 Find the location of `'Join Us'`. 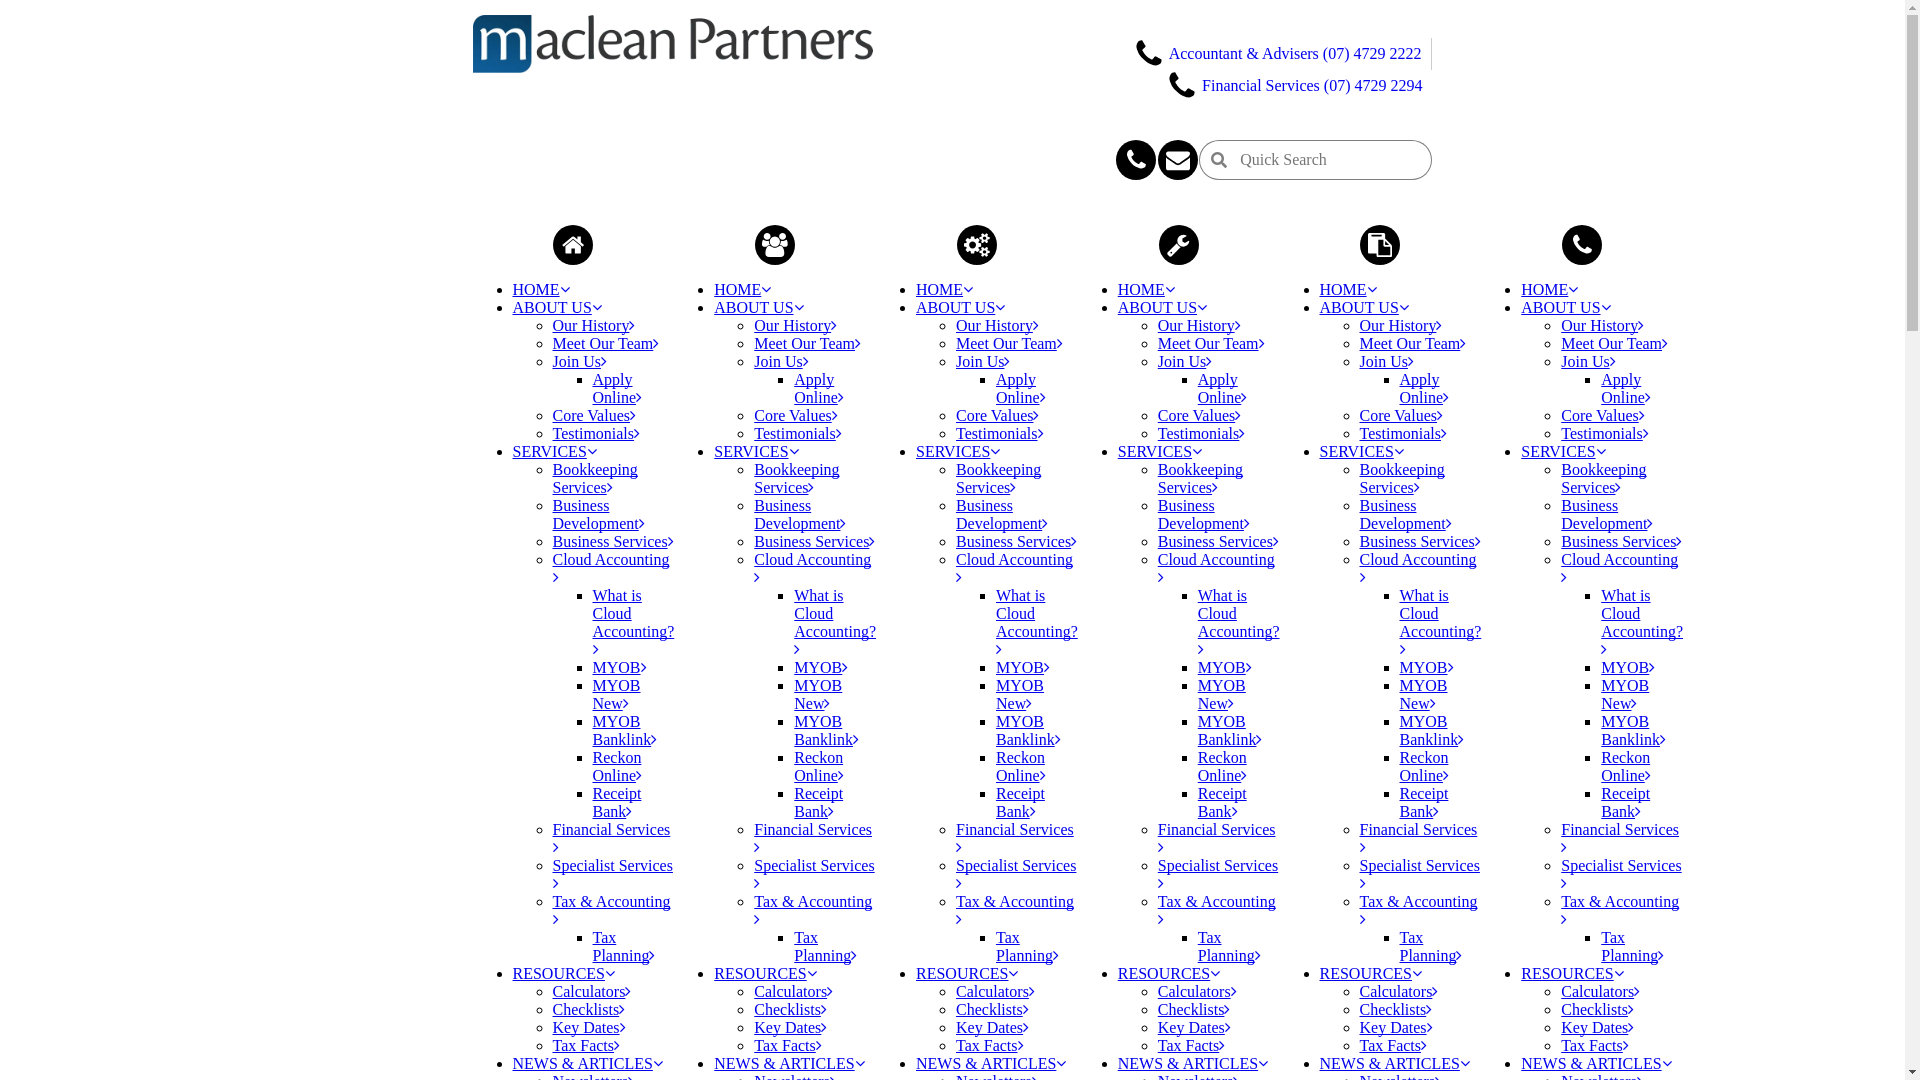

'Join Us' is located at coordinates (983, 361).